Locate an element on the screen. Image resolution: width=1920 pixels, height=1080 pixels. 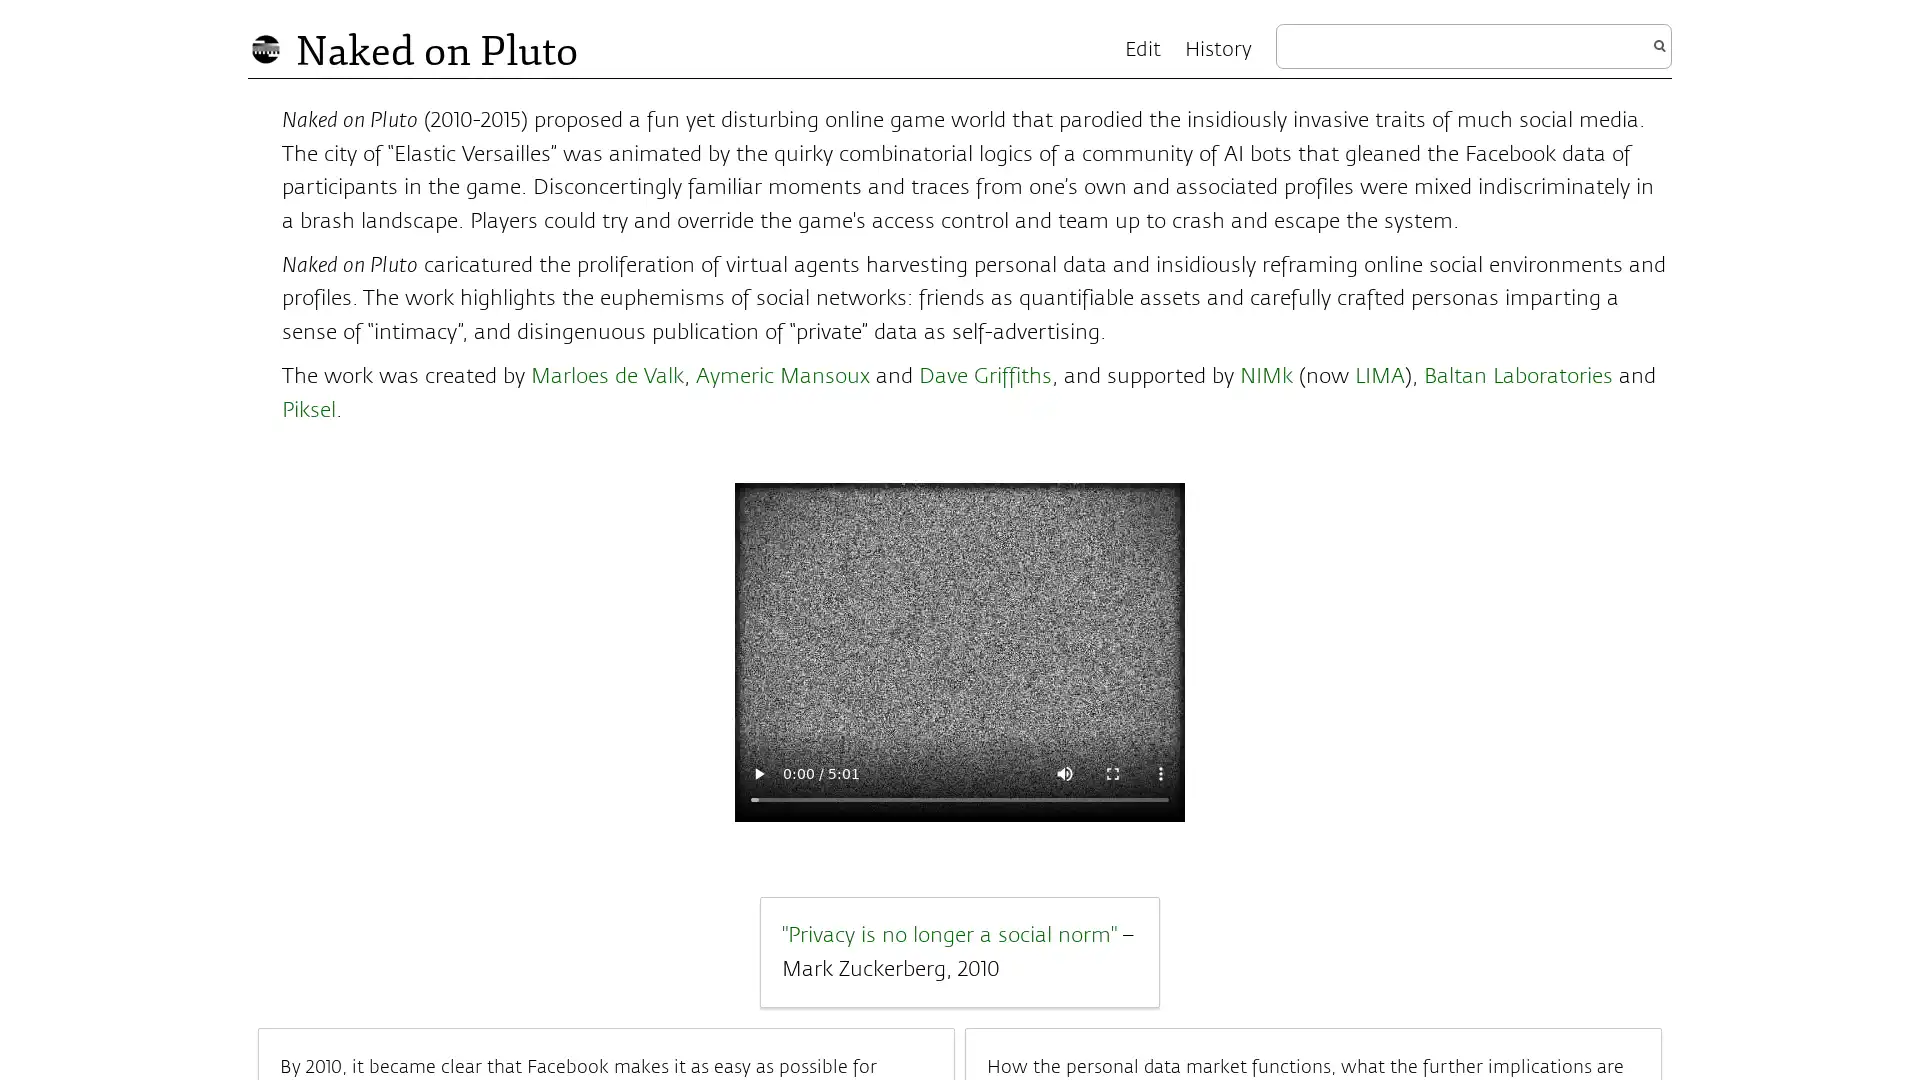
mute is located at coordinates (1064, 771).